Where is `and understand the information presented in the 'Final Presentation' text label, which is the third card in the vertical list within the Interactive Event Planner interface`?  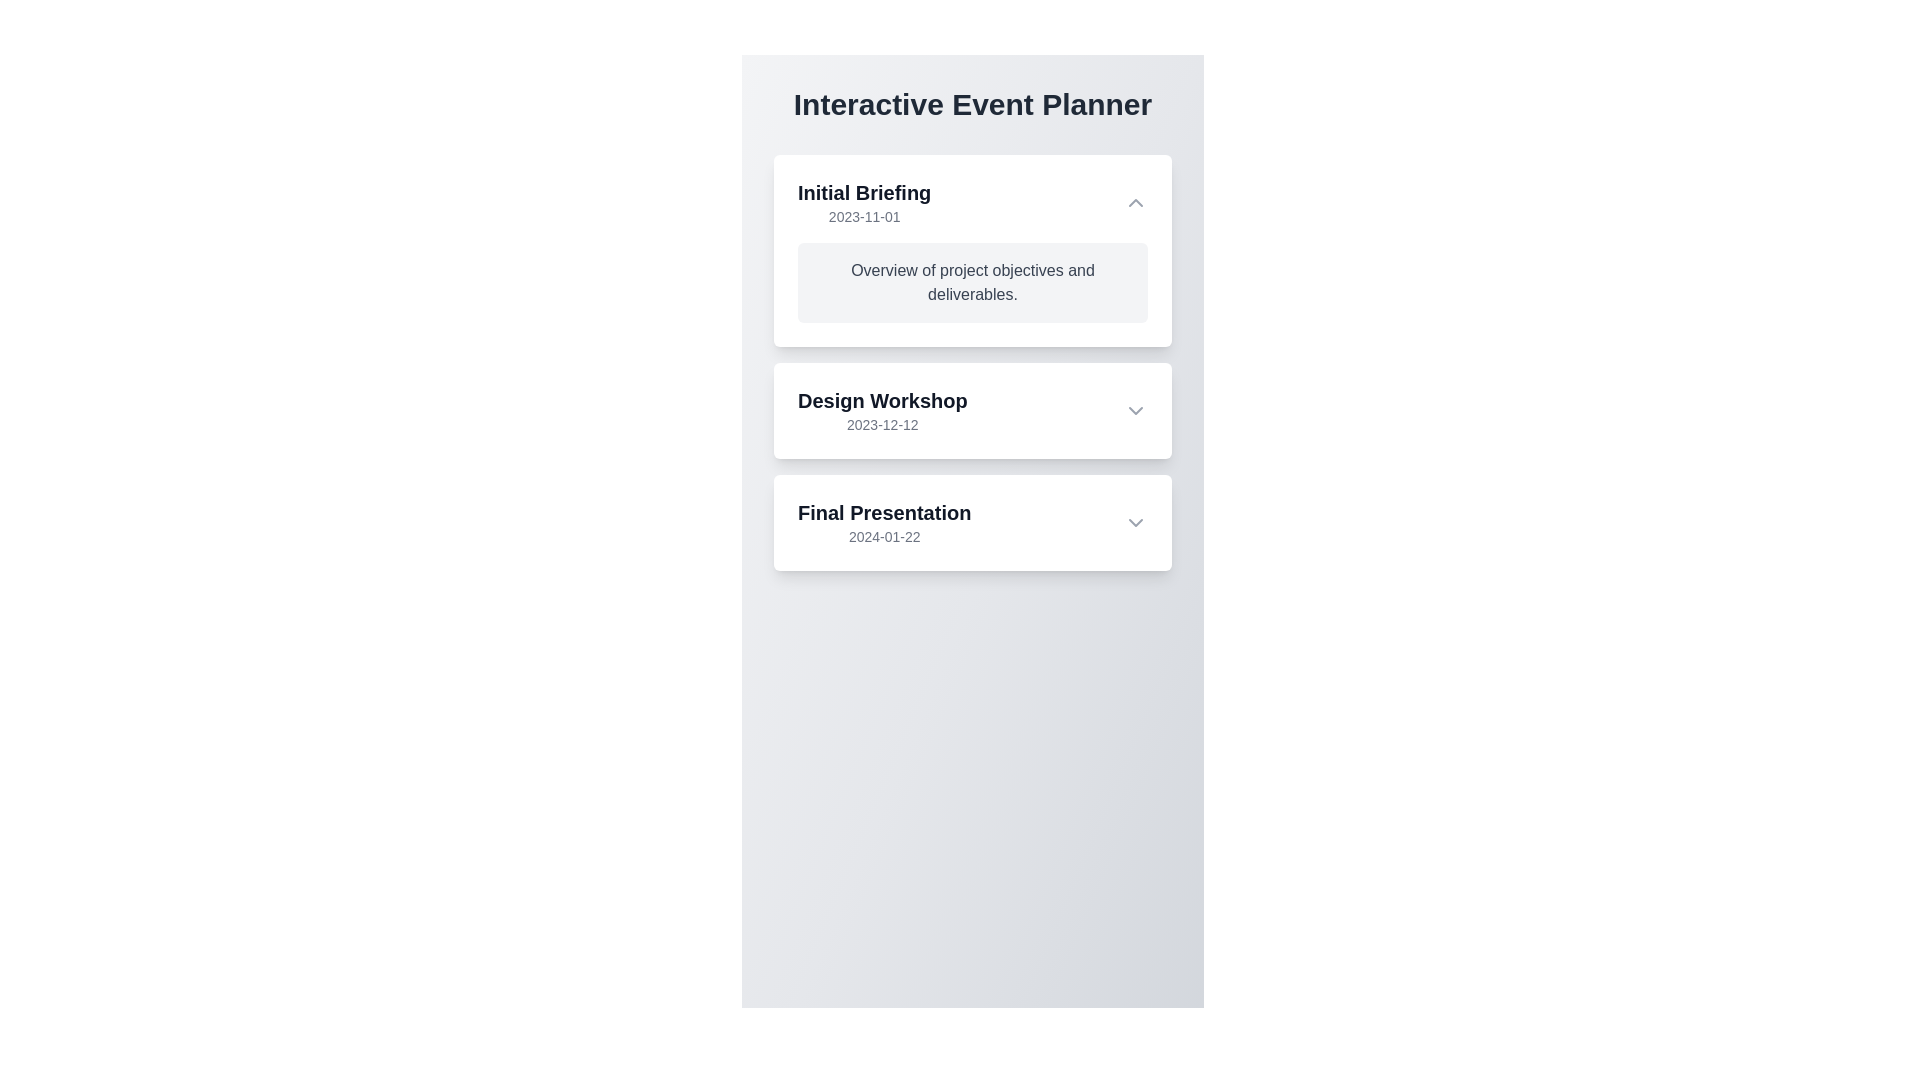 and understand the information presented in the 'Final Presentation' text label, which is the third card in the vertical list within the Interactive Event Planner interface is located at coordinates (883, 522).